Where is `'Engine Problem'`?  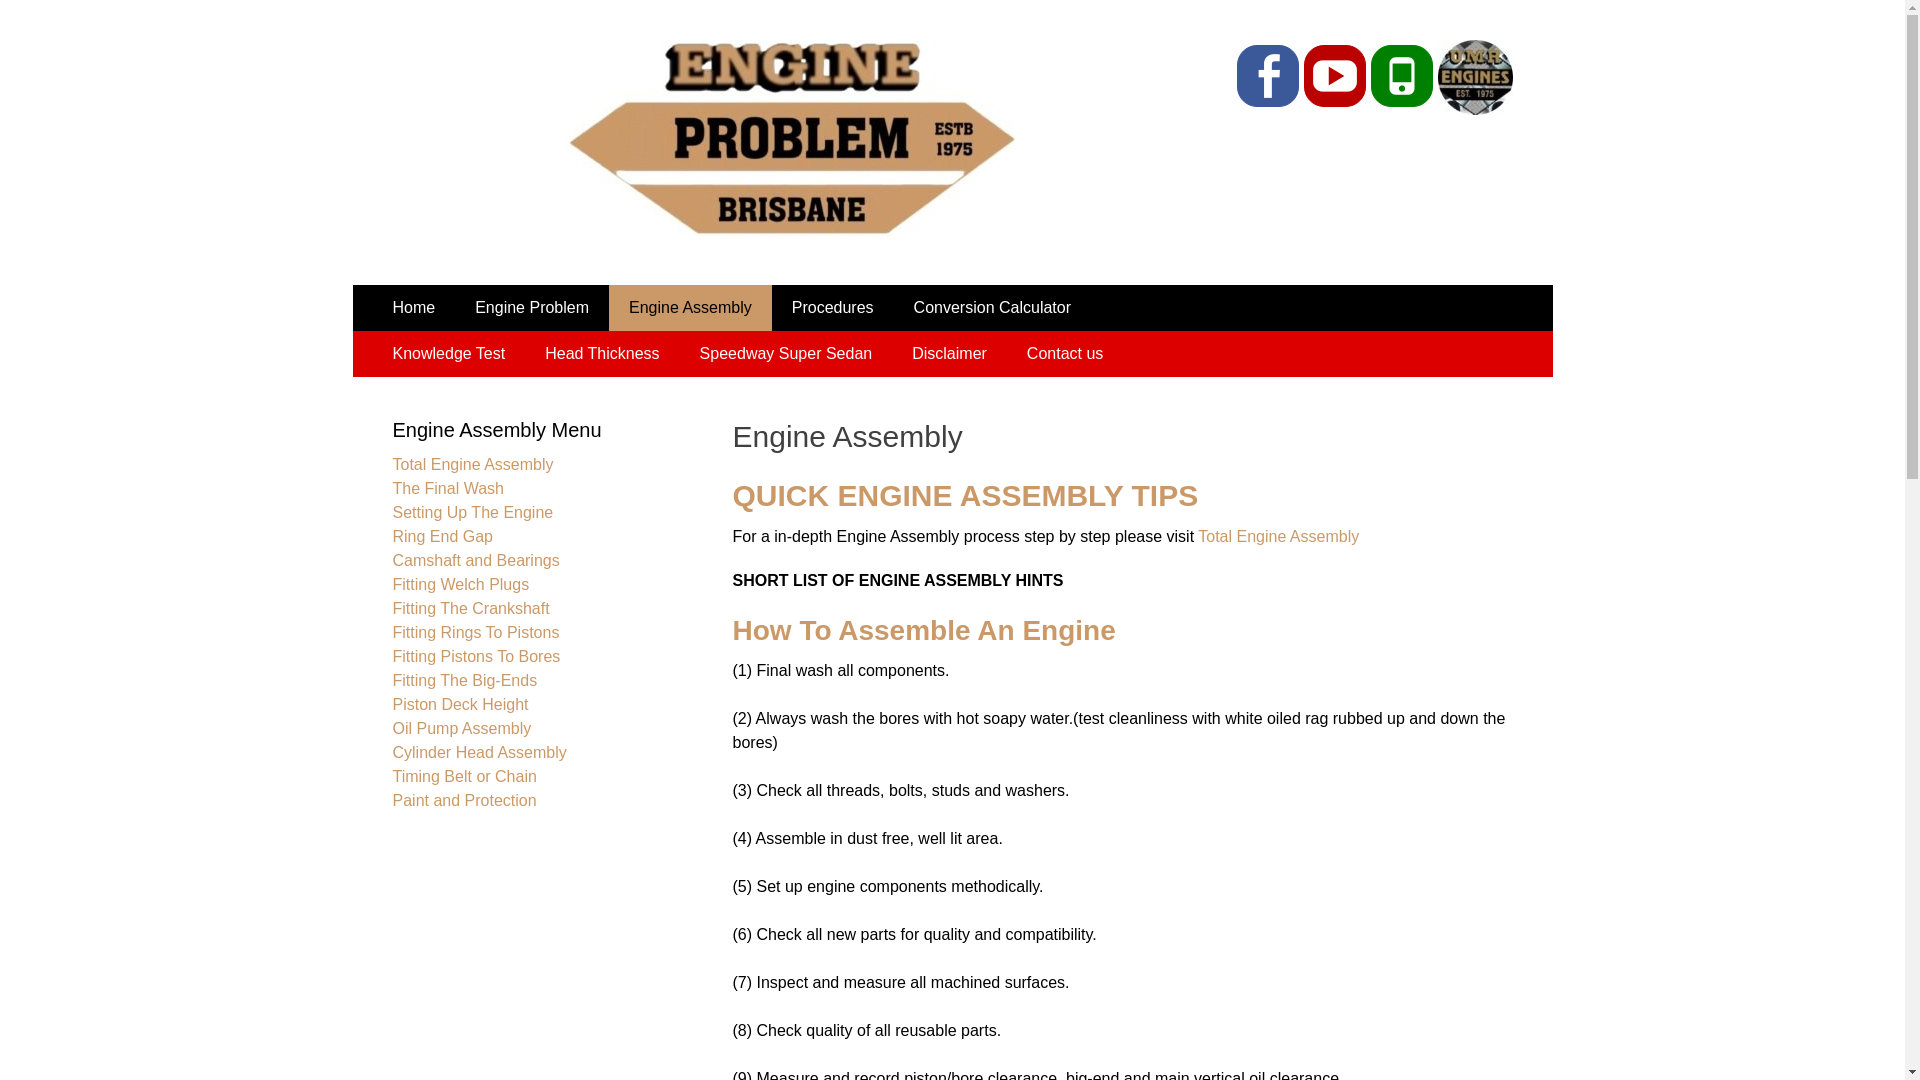
'Engine Problem' is located at coordinates (454, 308).